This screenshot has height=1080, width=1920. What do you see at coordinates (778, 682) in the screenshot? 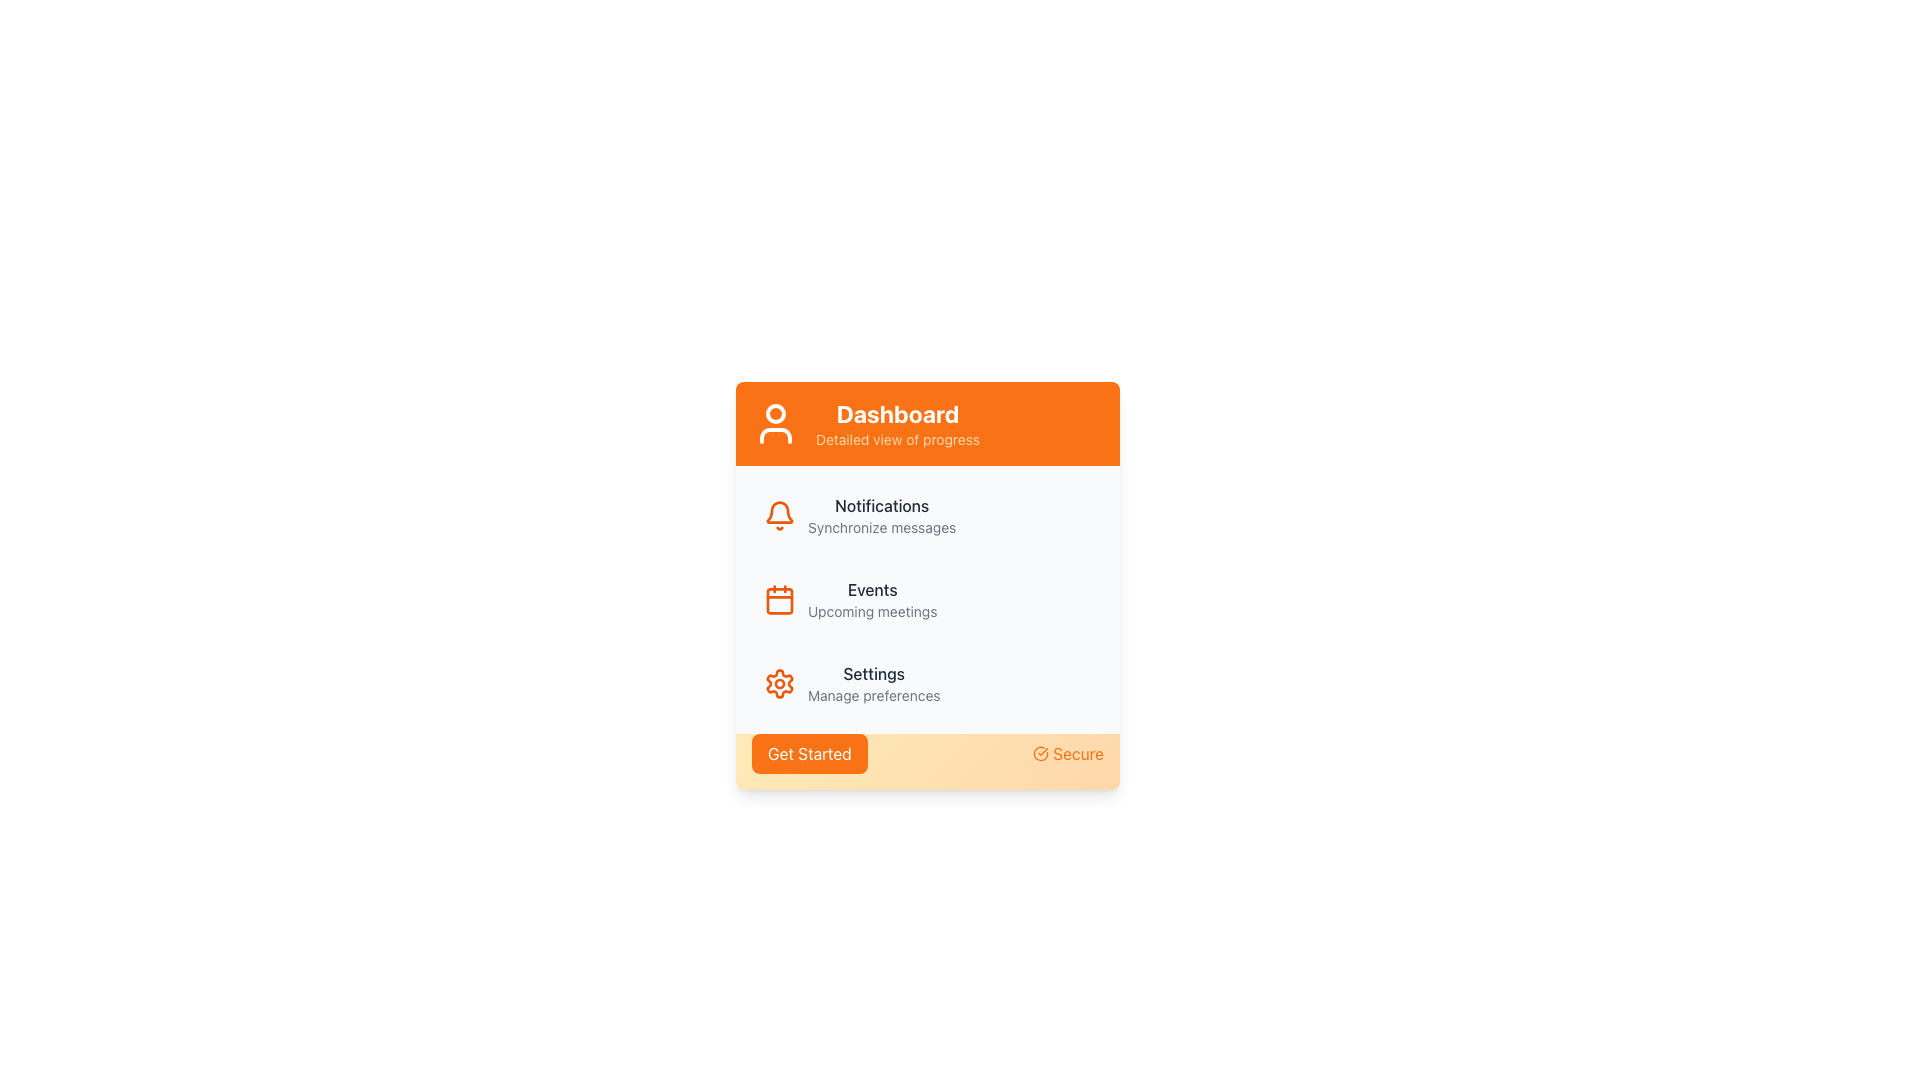
I see `the settings icon located to the left of the text 'Settings'` at bounding box center [778, 682].